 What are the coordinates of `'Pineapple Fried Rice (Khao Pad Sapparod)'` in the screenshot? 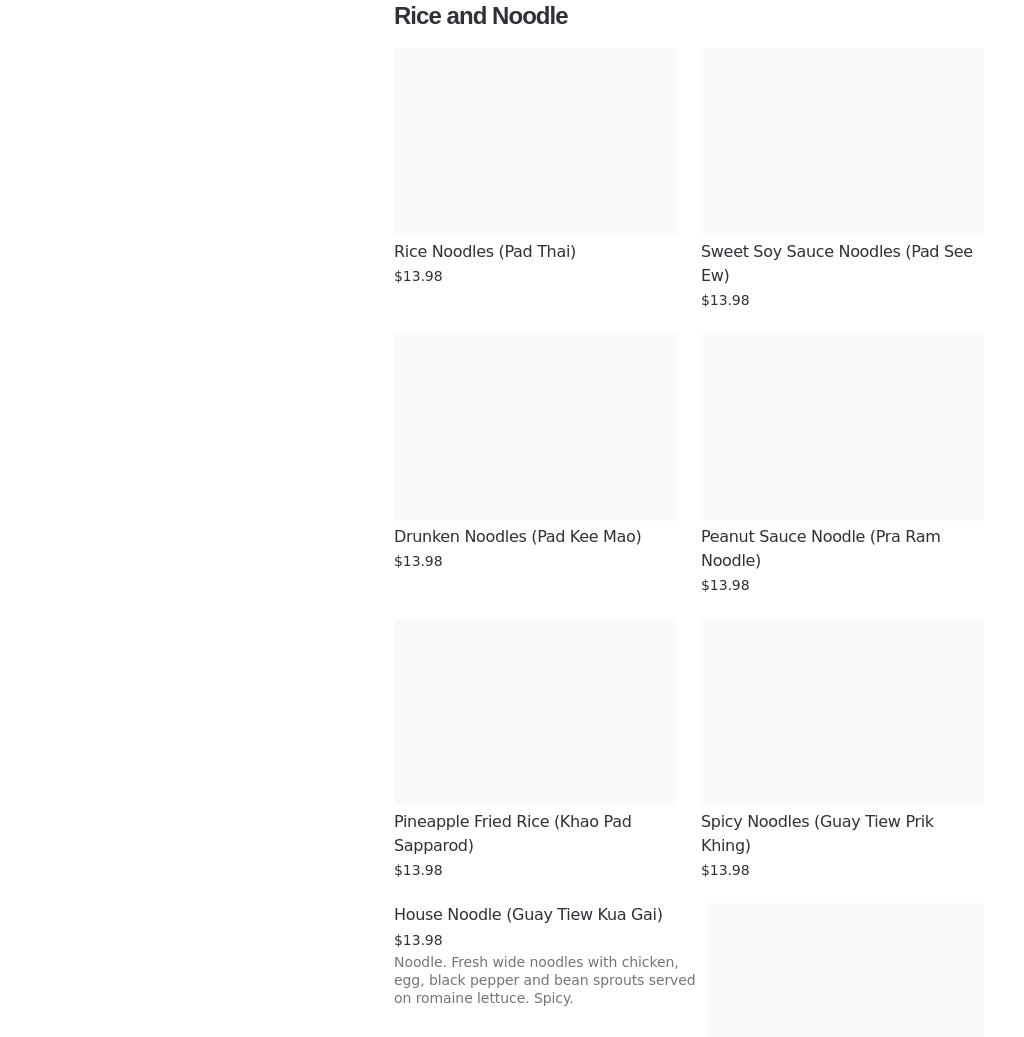 It's located at (393, 833).